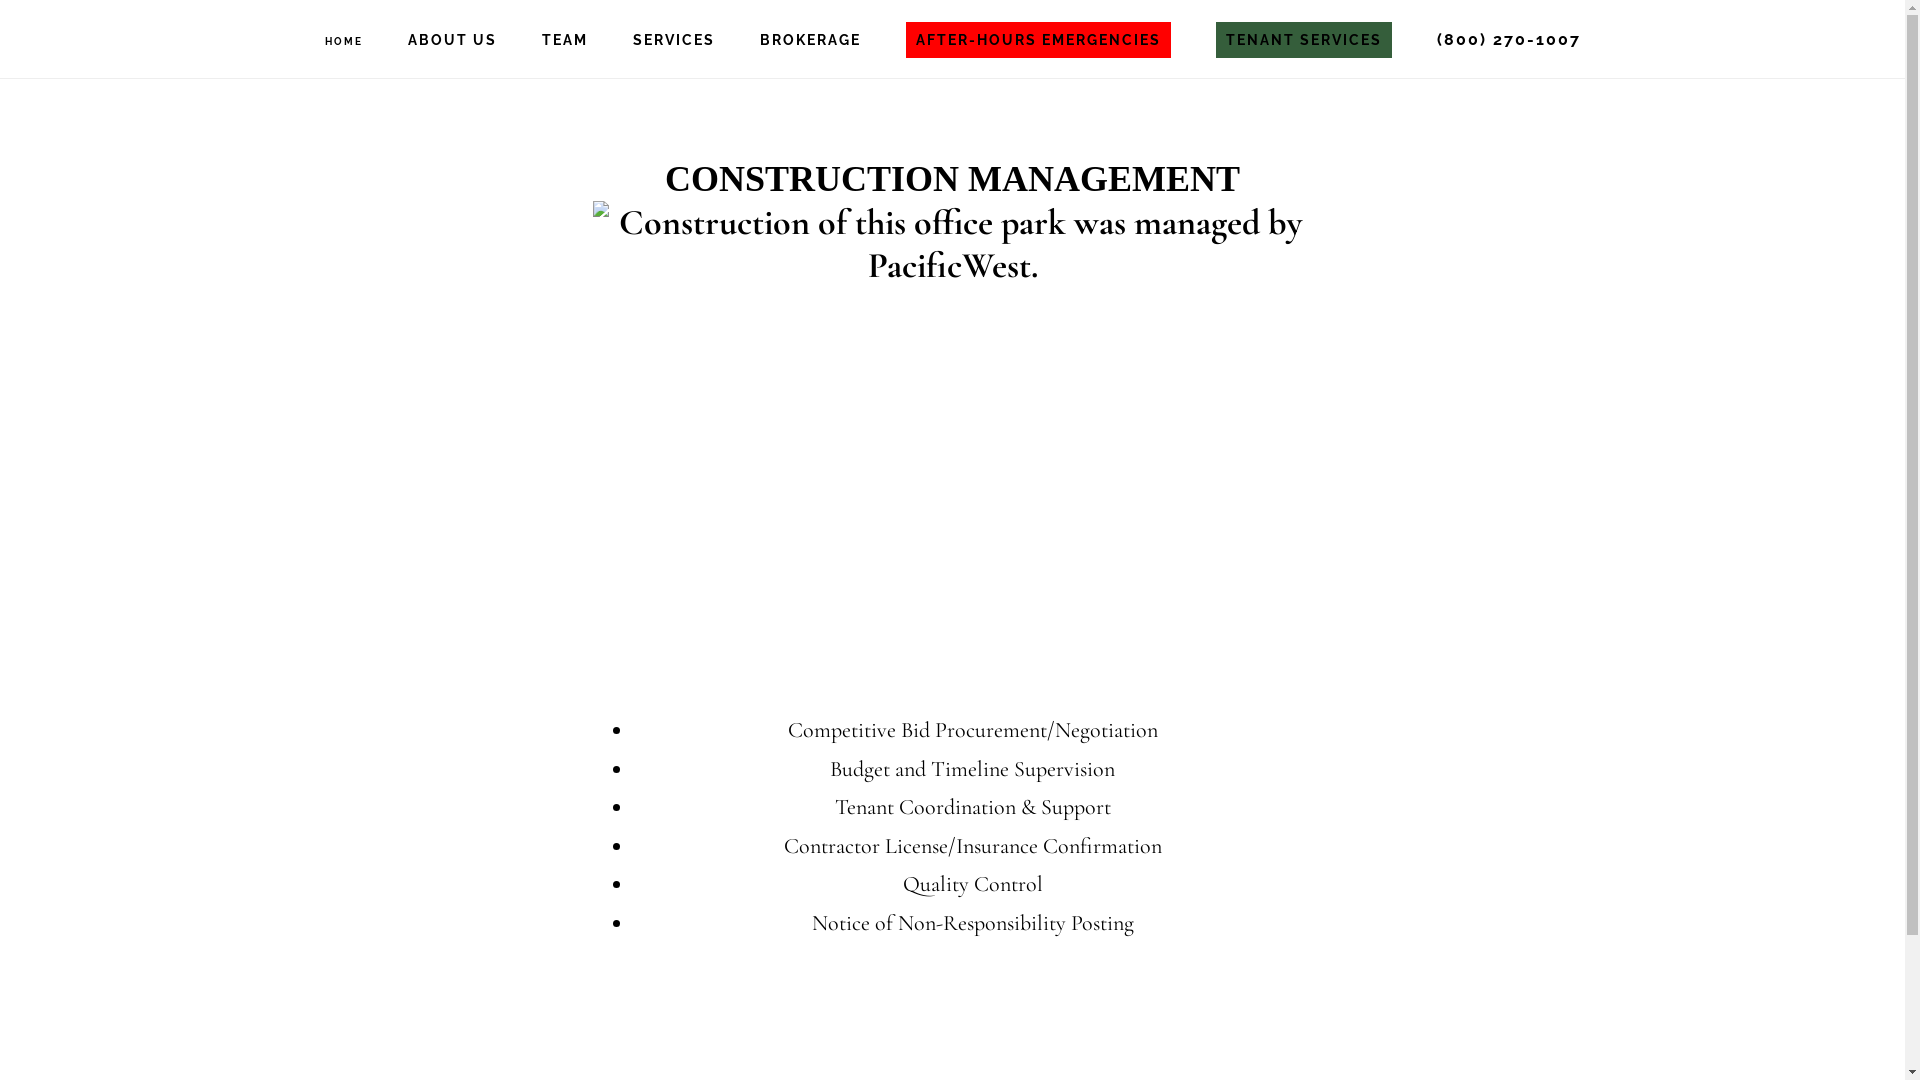 This screenshot has height=1080, width=1920. Describe the element at coordinates (564, 39) in the screenshot. I see `'TEAM'` at that location.